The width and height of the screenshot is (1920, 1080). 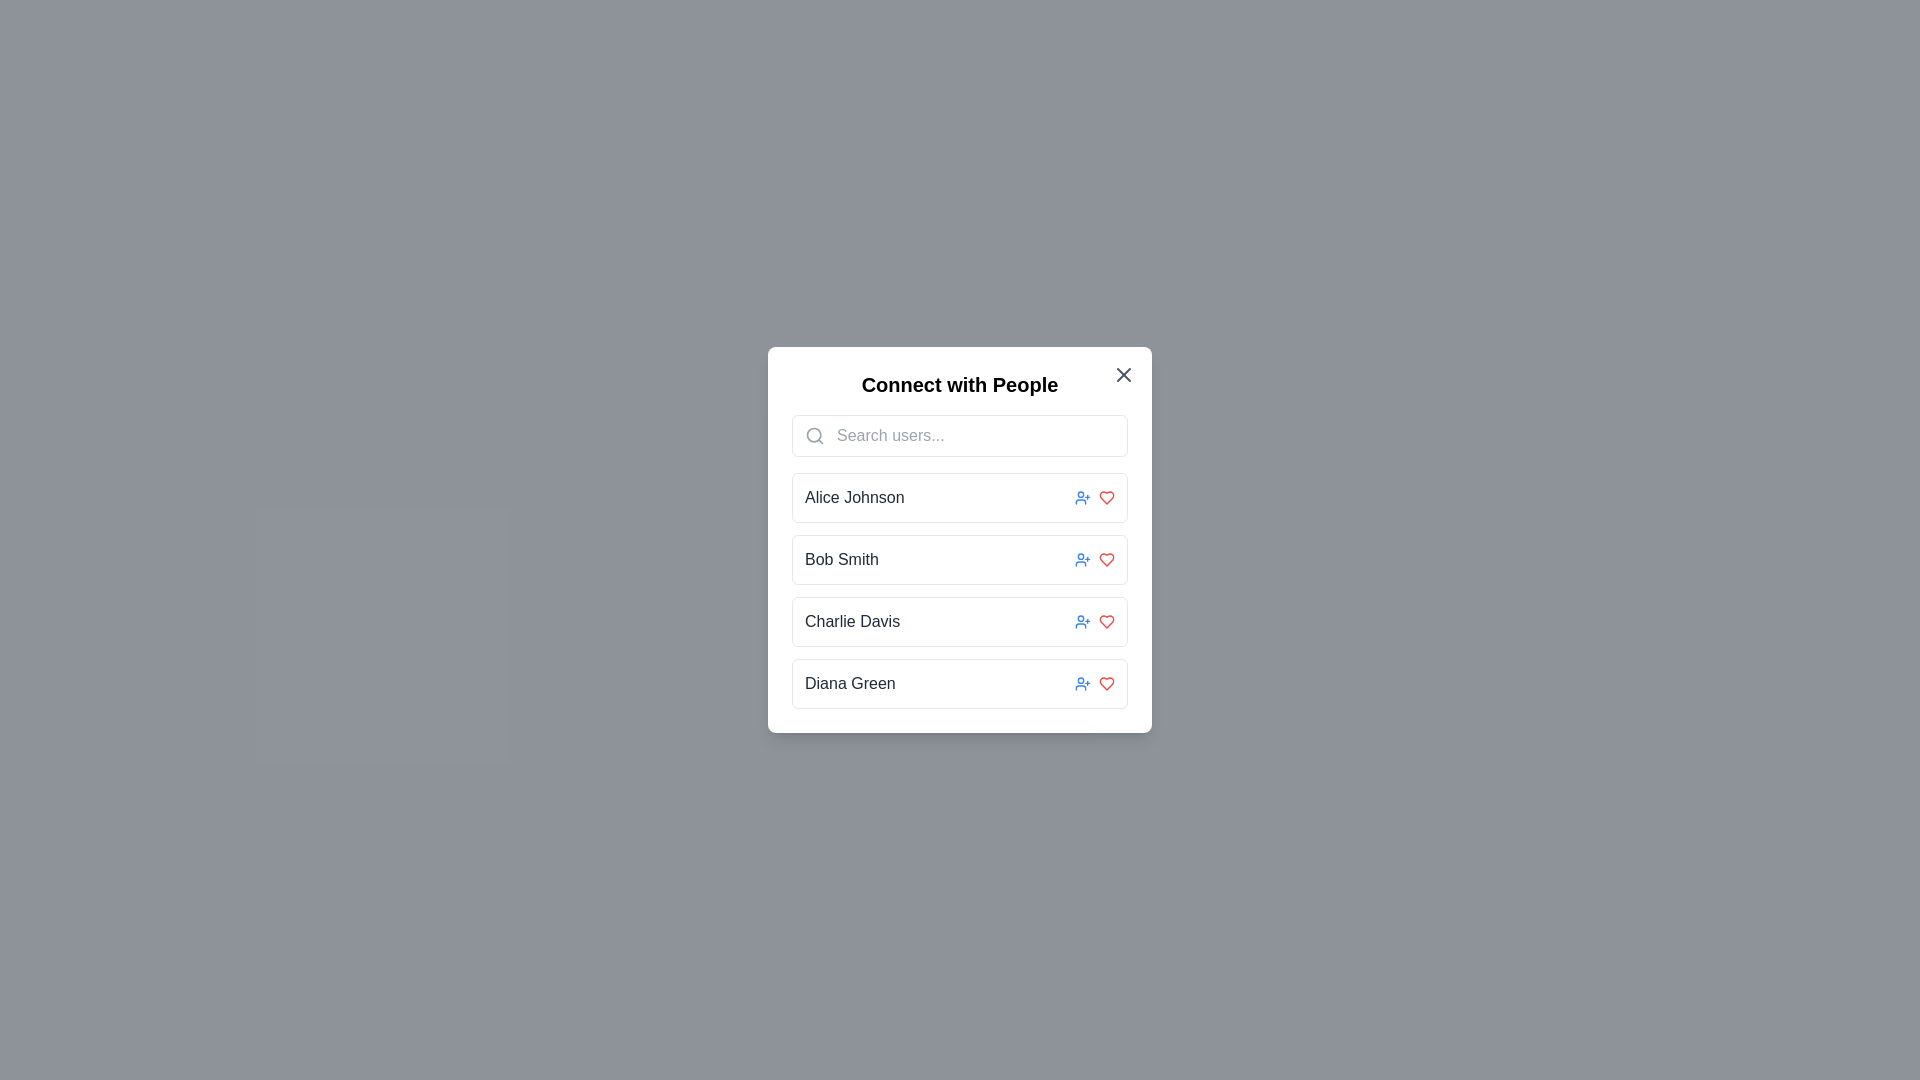 What do you see at coordinates (1123, 374) in the screenshot?
I see `the interactive icon (X Close Button) located at the top right corner of the 'Connect with People' dialog to change its color` at bounding box center [1123, 374].